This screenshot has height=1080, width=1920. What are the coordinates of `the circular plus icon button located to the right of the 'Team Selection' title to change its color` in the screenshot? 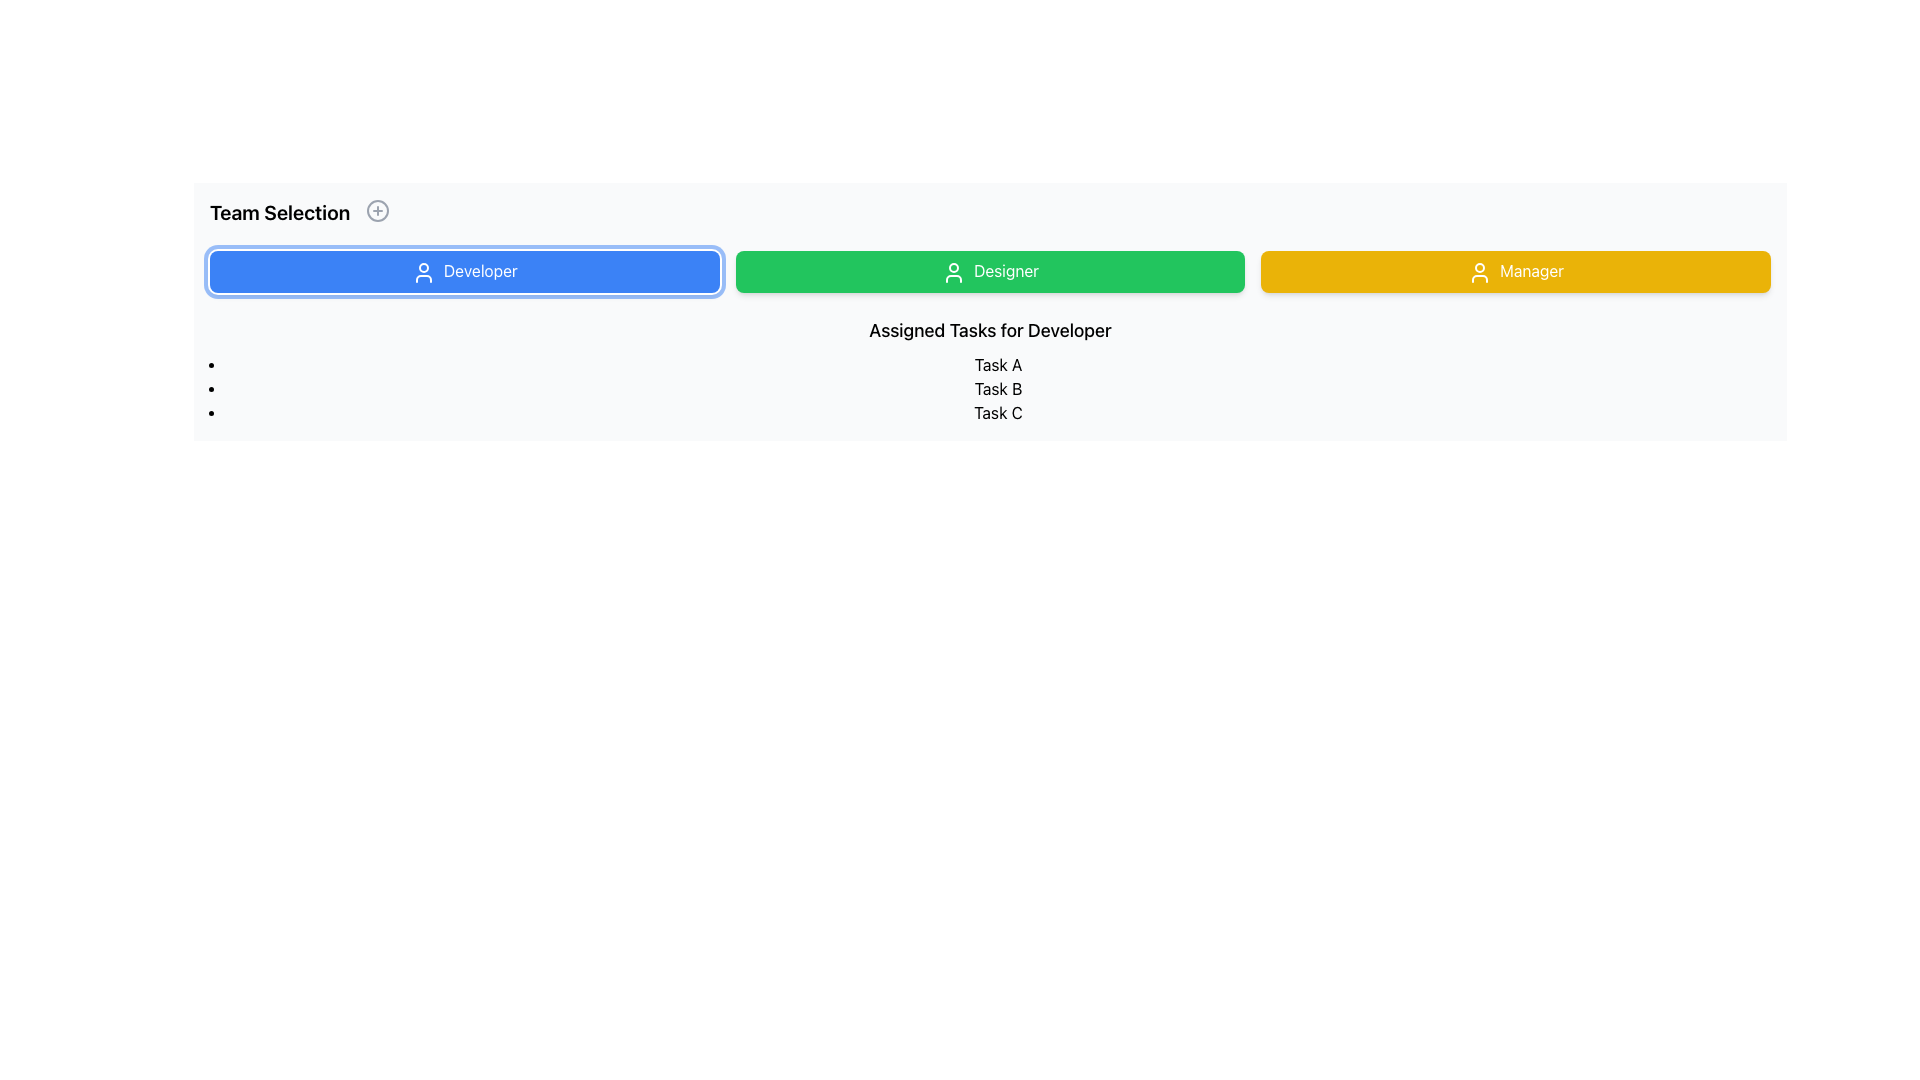 It's located at (378, 211).